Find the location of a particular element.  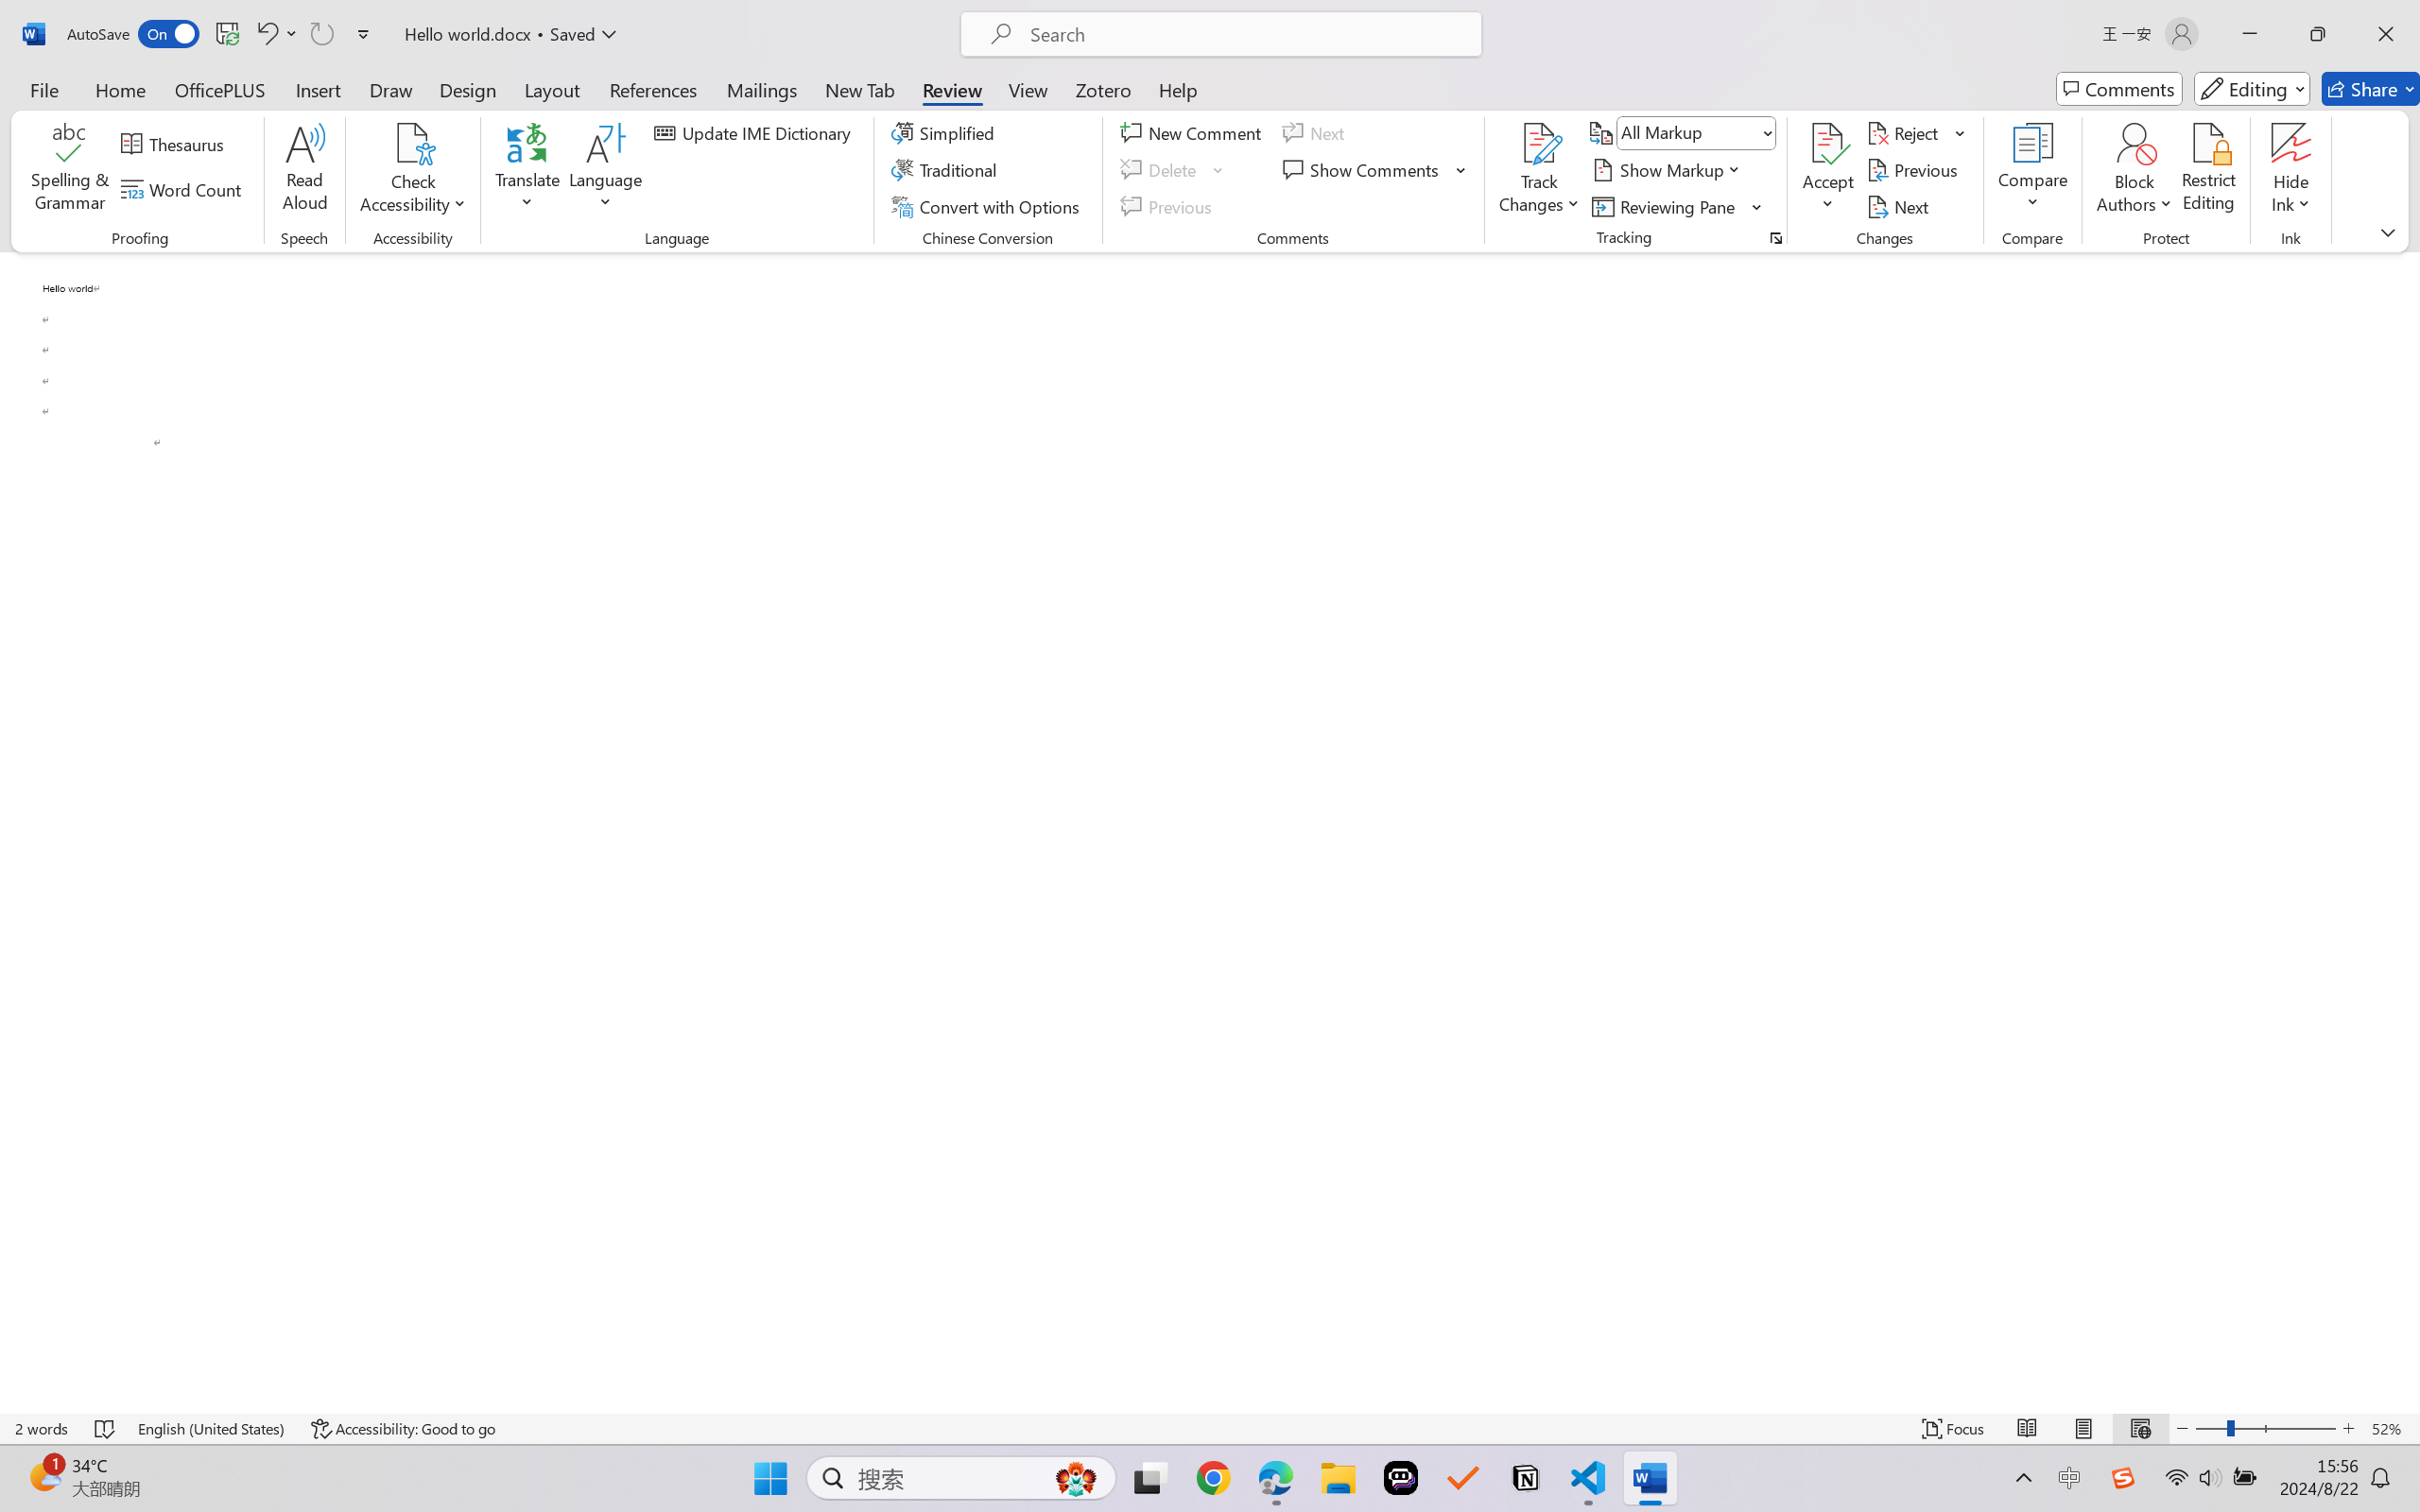

'Track Changes' is located at coordinates (1538, 170).